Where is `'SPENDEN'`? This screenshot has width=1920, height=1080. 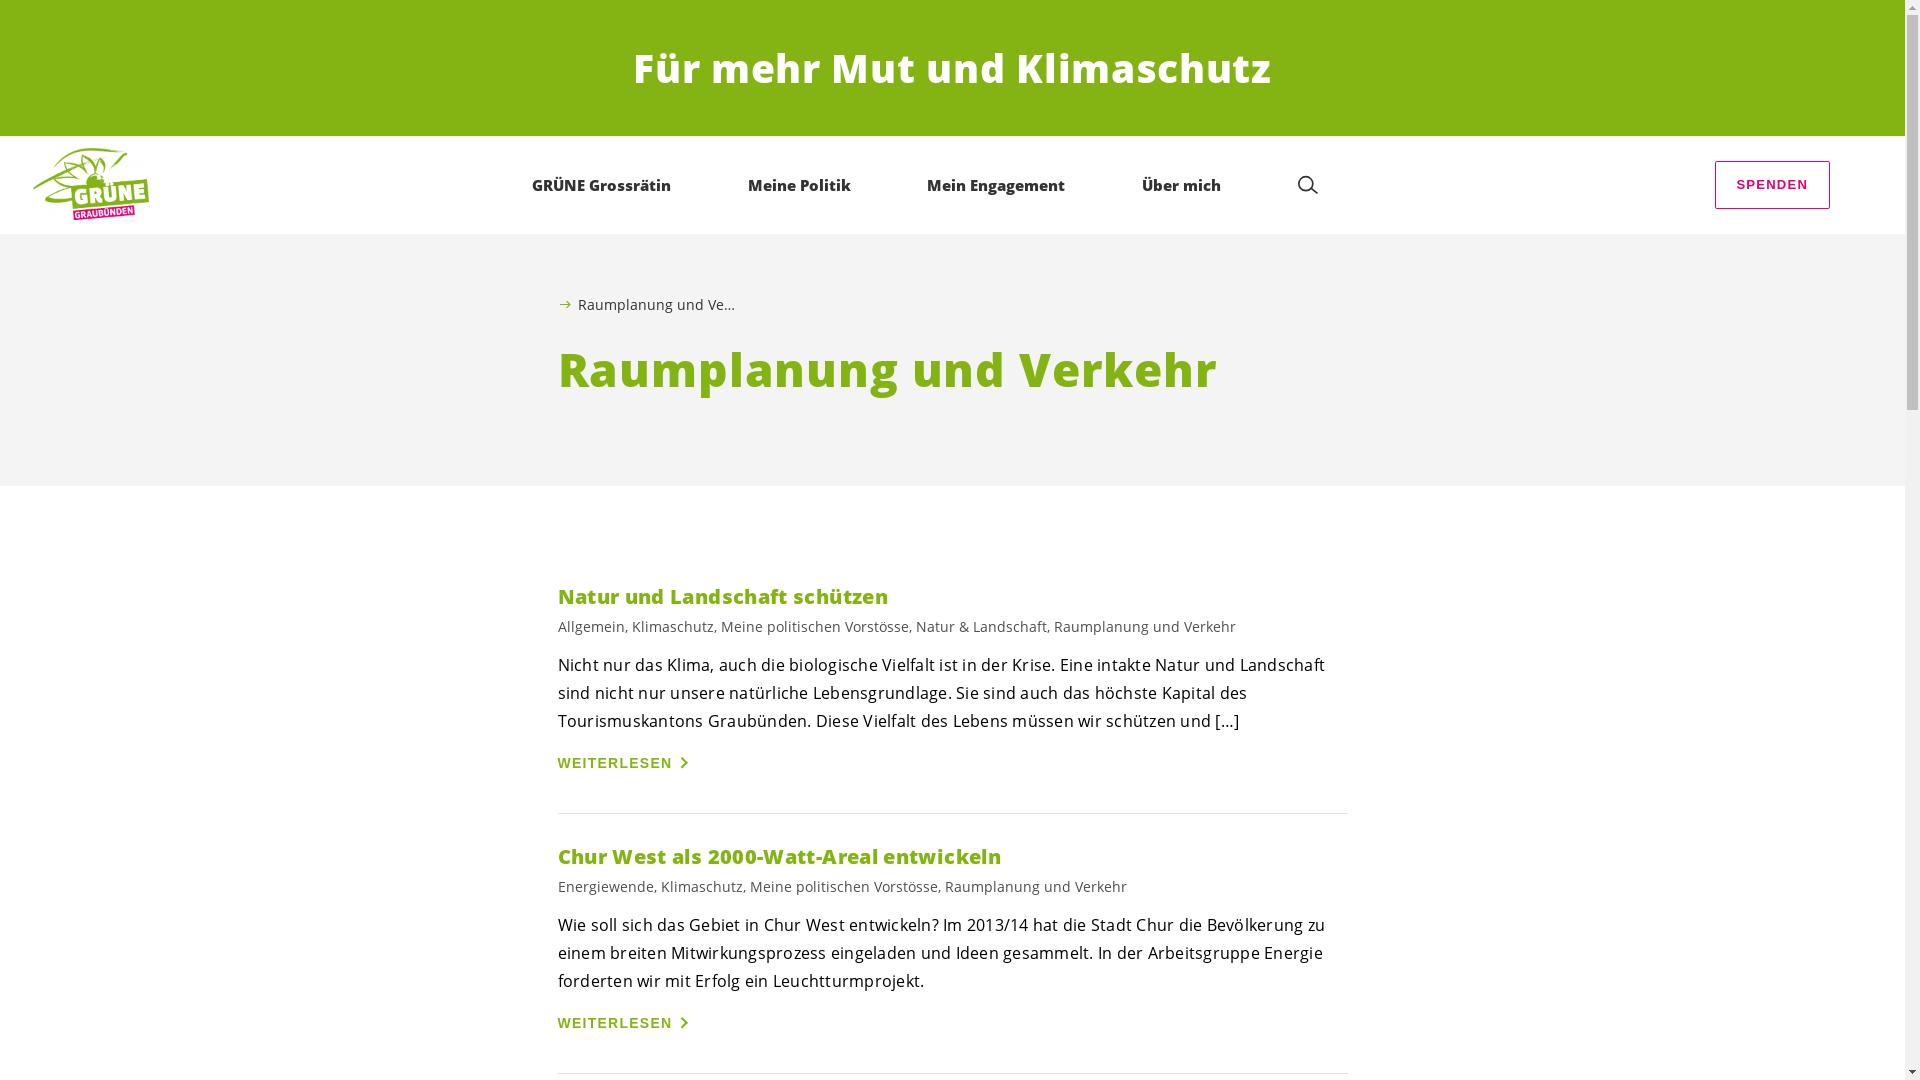
'SPENDEN' is located at coordinates (1713, 185).